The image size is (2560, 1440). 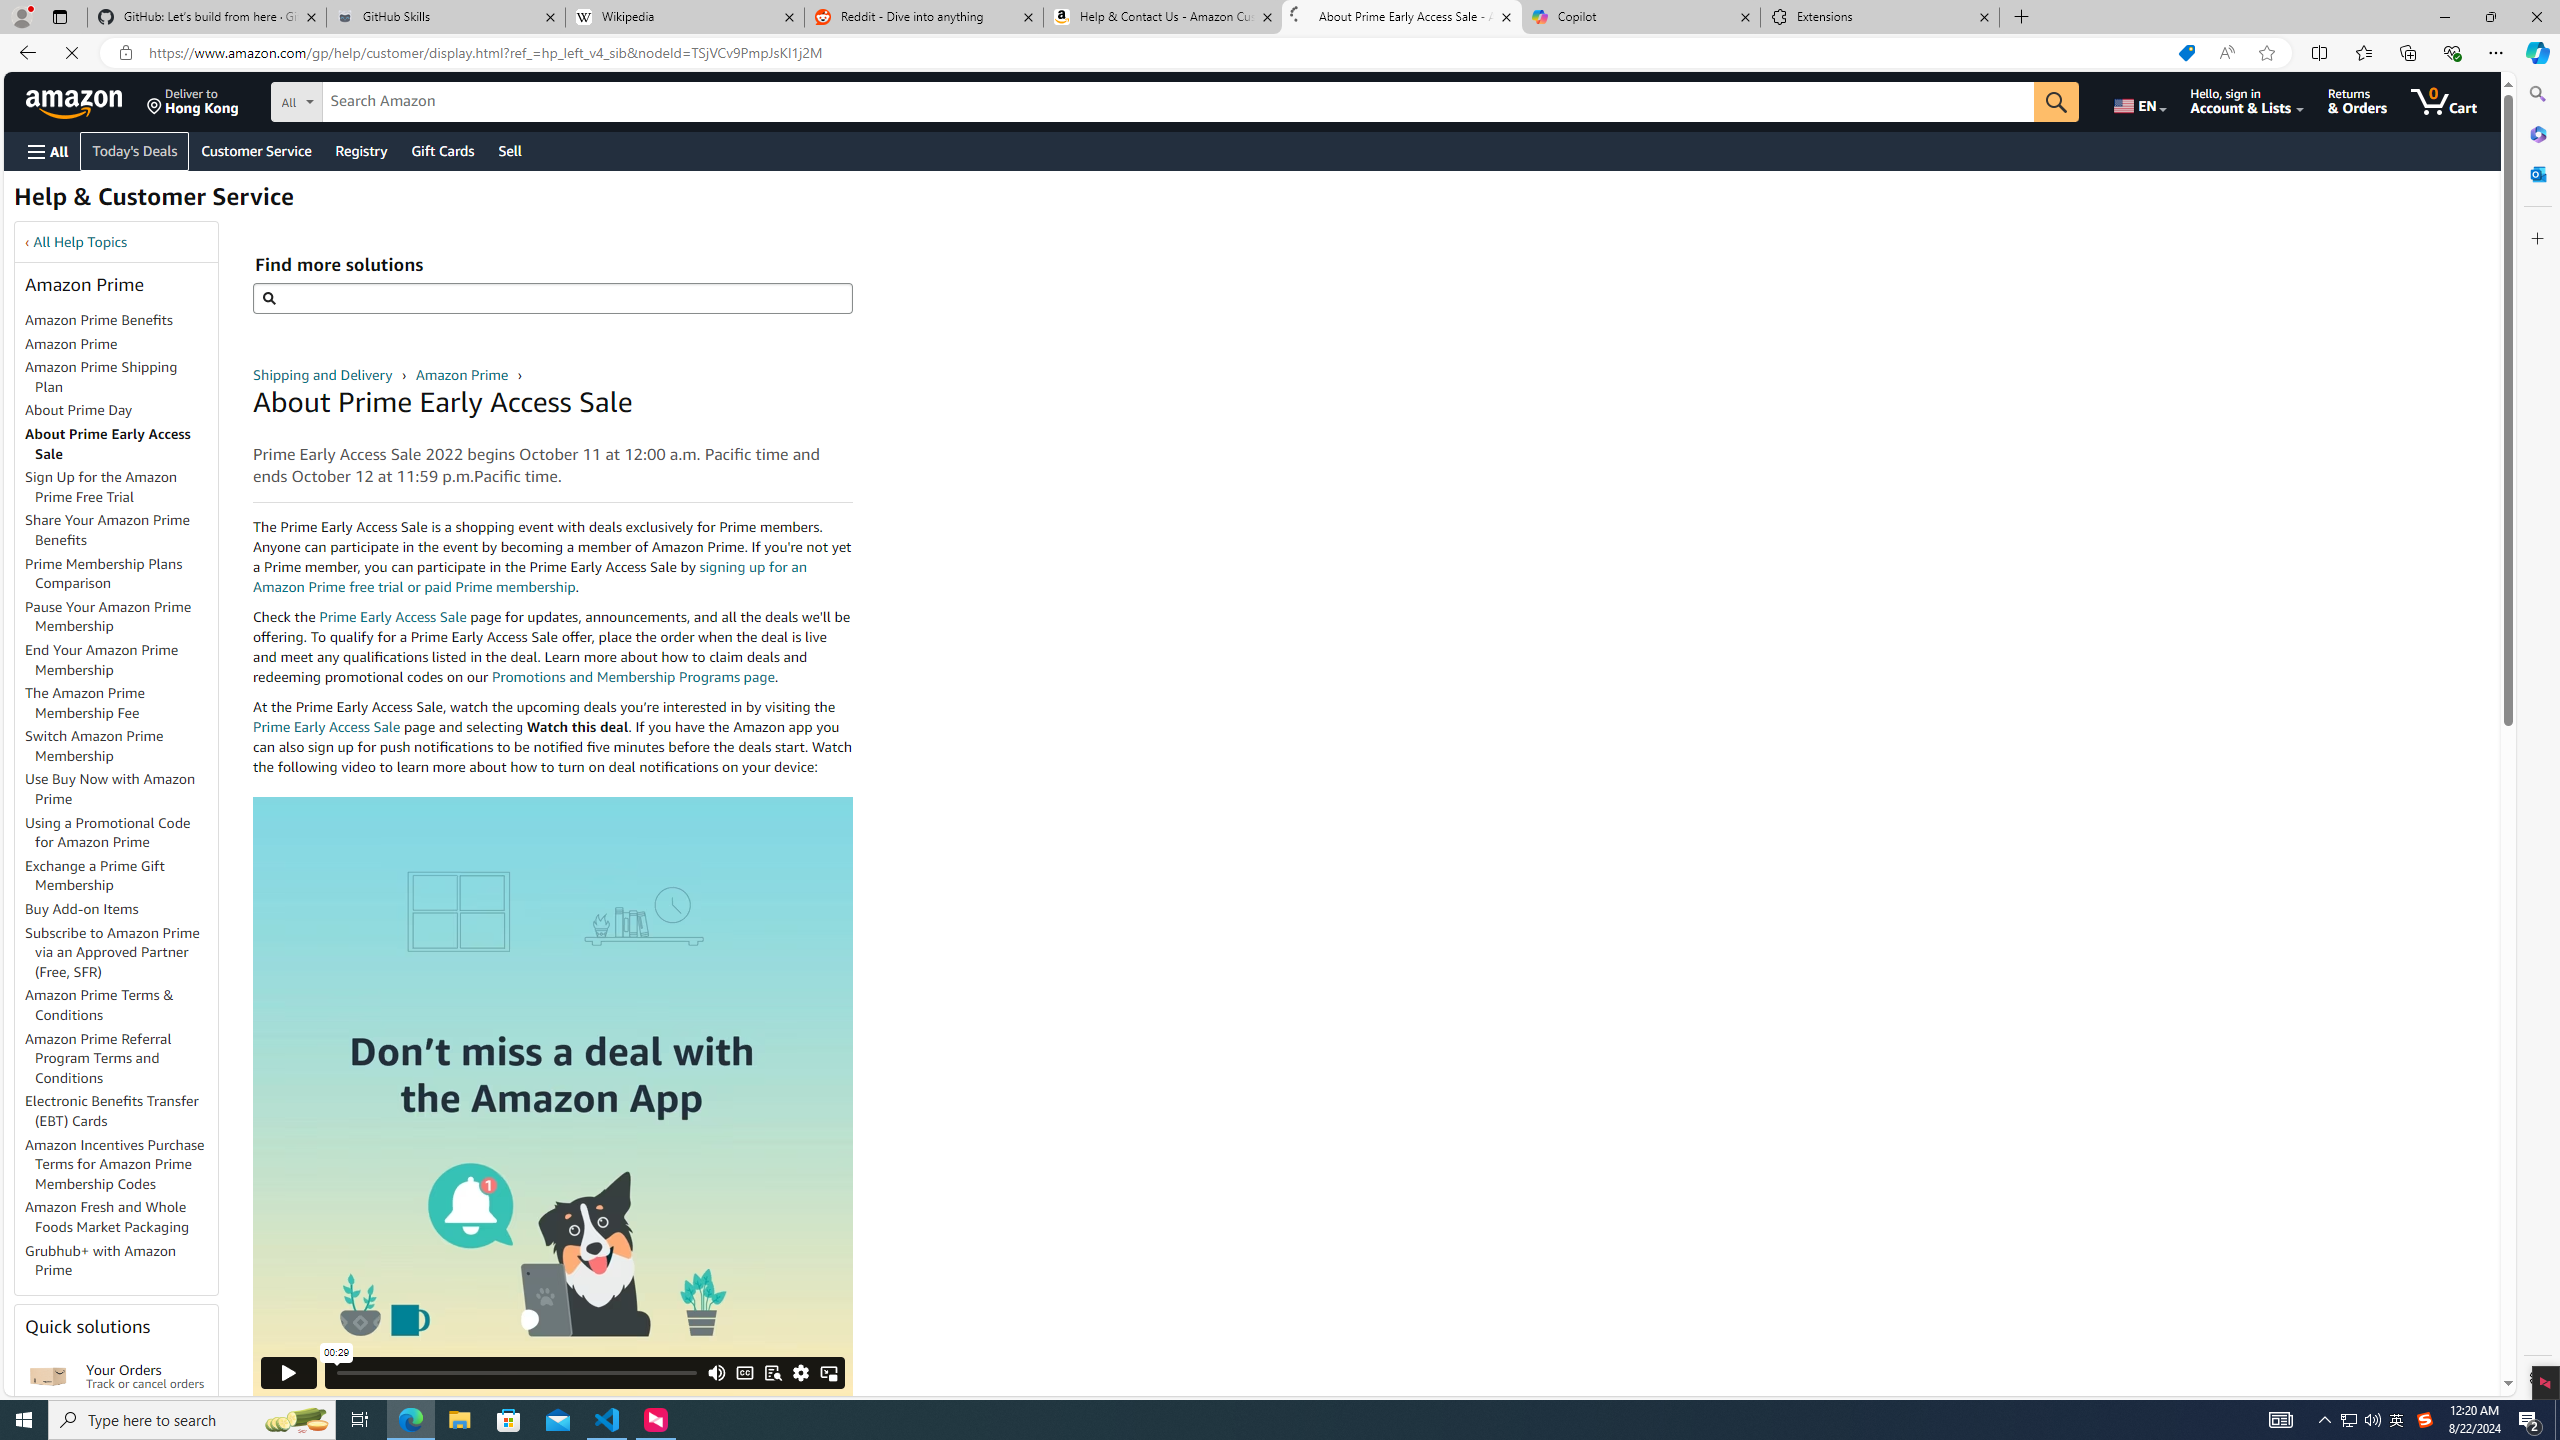 I want to click on '0 items in cart', so click(x=2458, y=100).